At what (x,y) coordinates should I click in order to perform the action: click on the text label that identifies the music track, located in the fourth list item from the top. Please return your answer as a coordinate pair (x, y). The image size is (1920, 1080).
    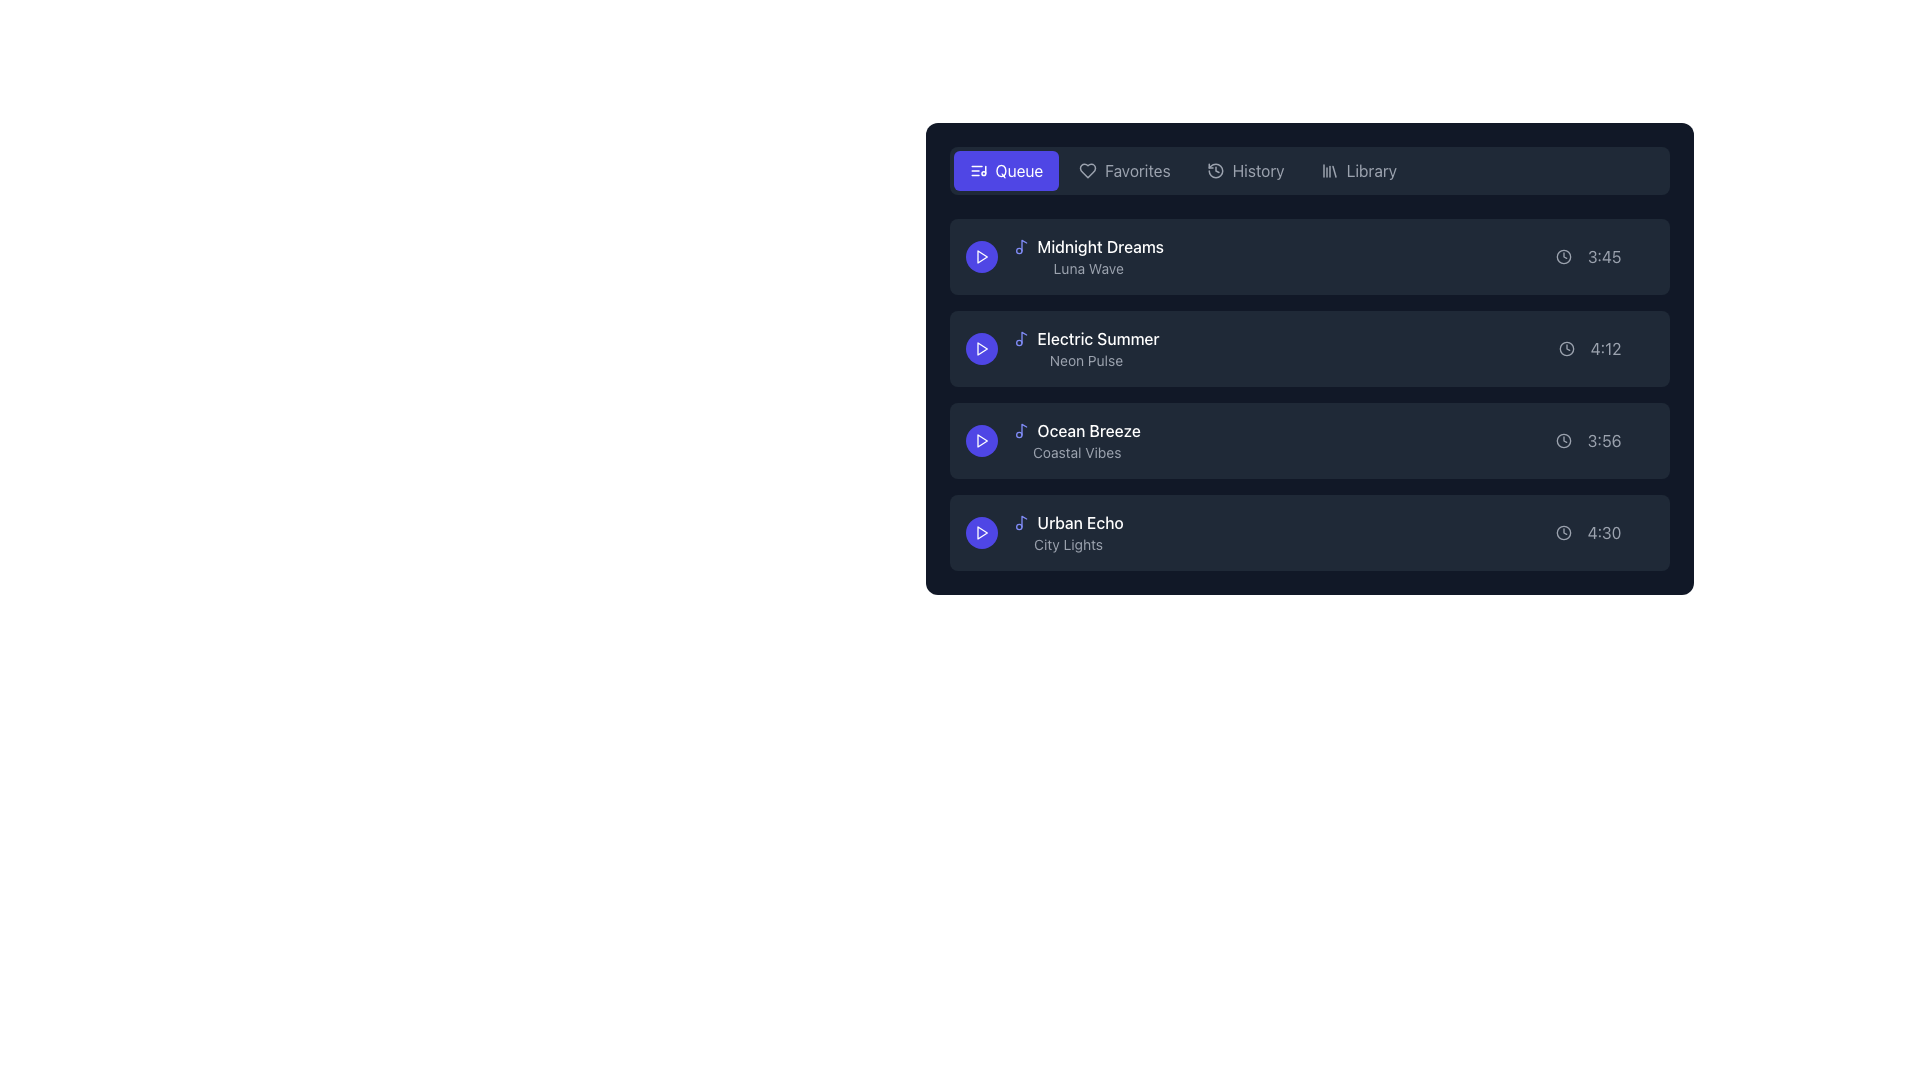
    Looking at the image, I should click on (1067, 522).